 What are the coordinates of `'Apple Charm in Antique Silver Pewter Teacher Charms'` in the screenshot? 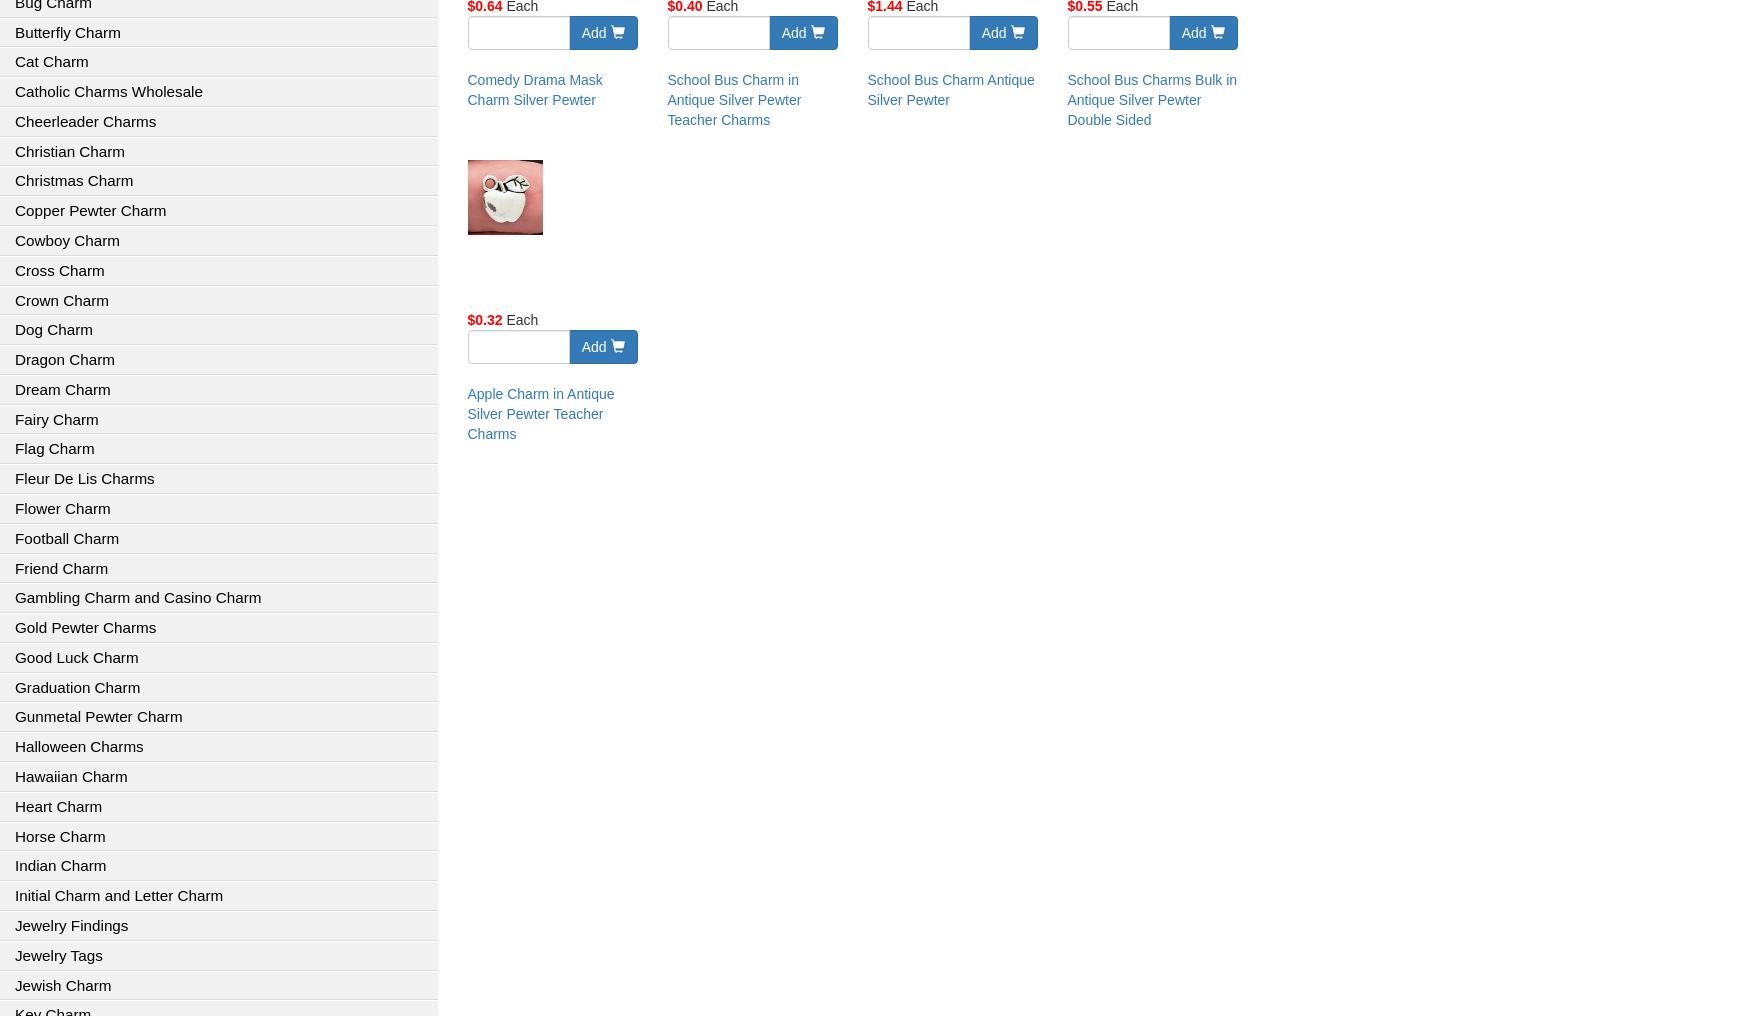 It's located at (539, 413).